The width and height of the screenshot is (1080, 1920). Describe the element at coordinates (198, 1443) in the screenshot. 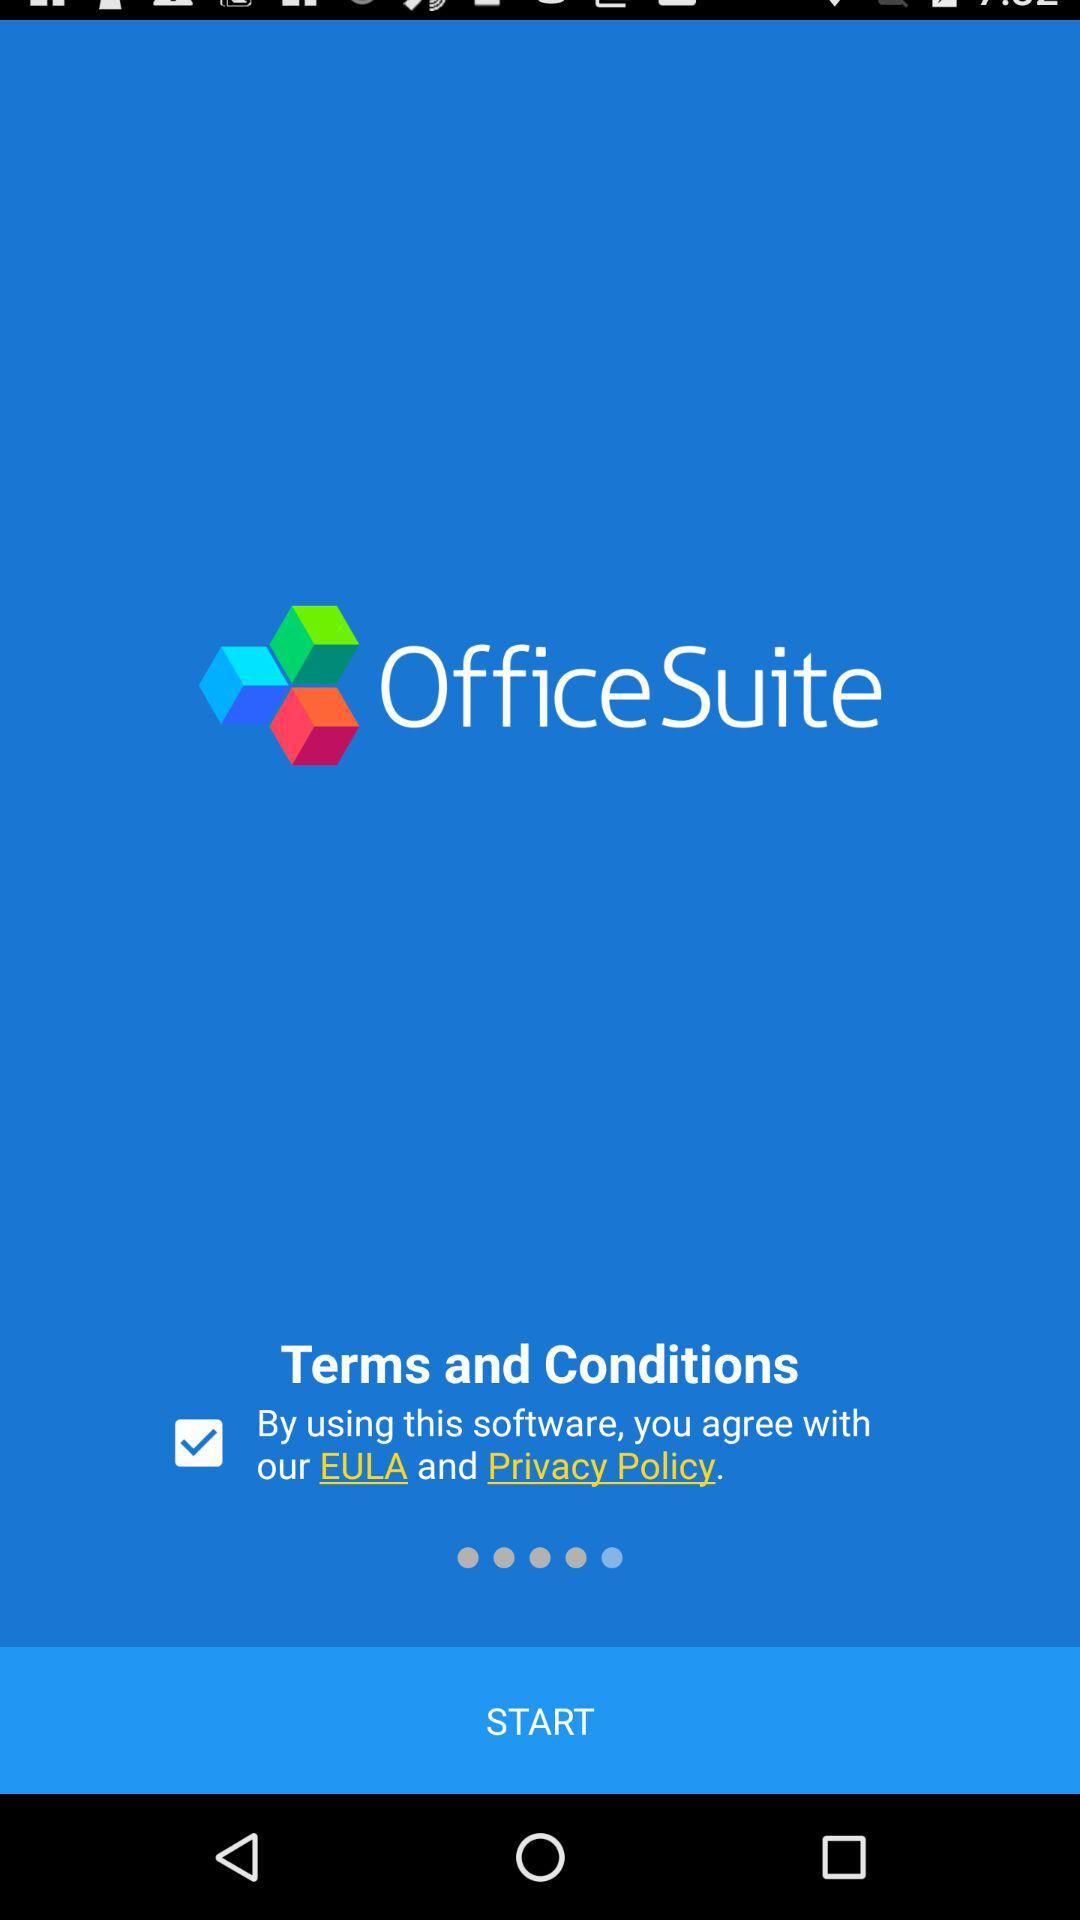

I see `item above the start button` at that location.